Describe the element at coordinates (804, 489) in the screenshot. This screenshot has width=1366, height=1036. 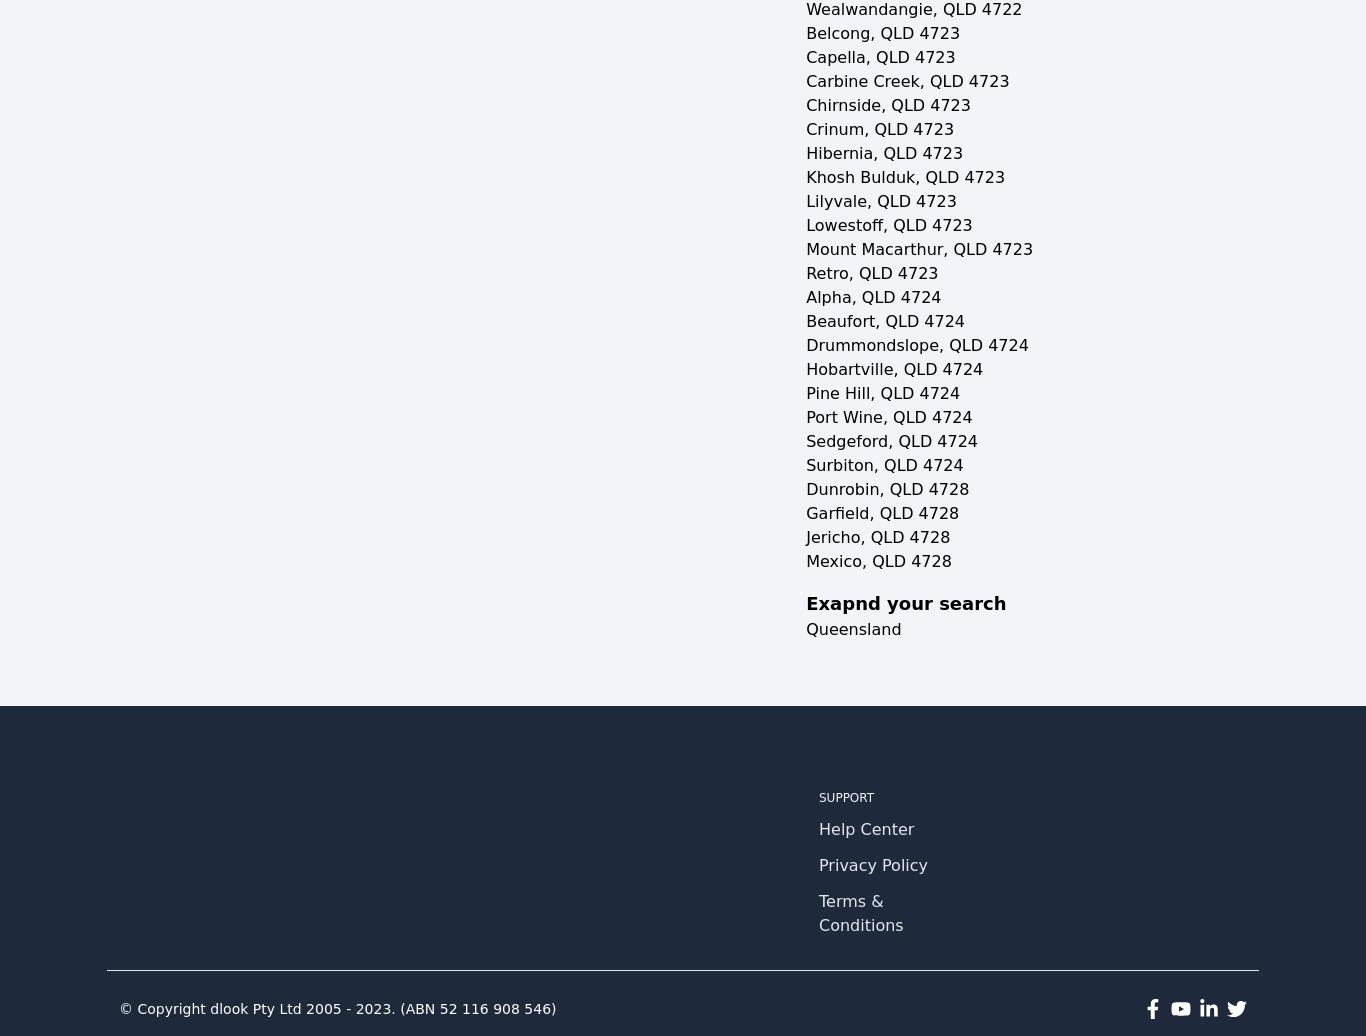
I see `'Dunrobin, QLD 4728'` at that location.